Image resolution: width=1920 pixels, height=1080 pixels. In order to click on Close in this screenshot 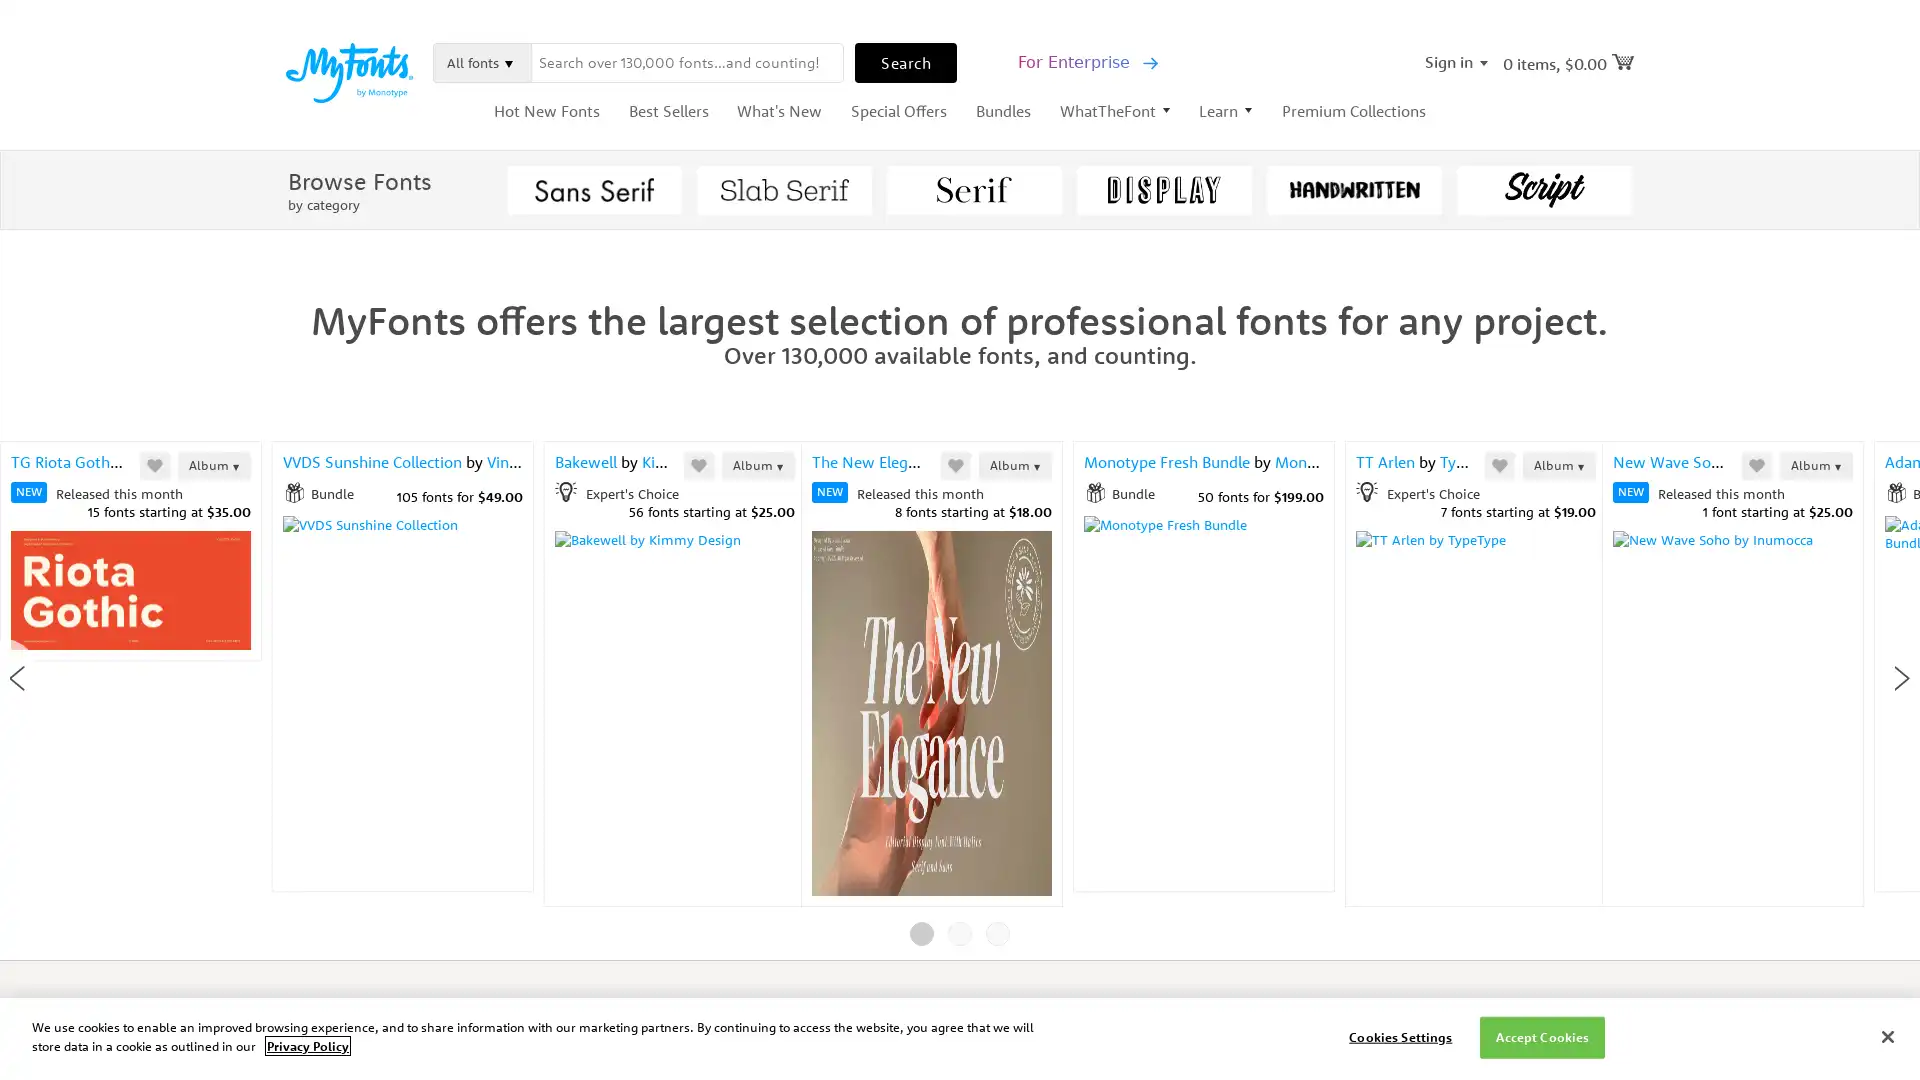, I will do `click(1335, 144)`.